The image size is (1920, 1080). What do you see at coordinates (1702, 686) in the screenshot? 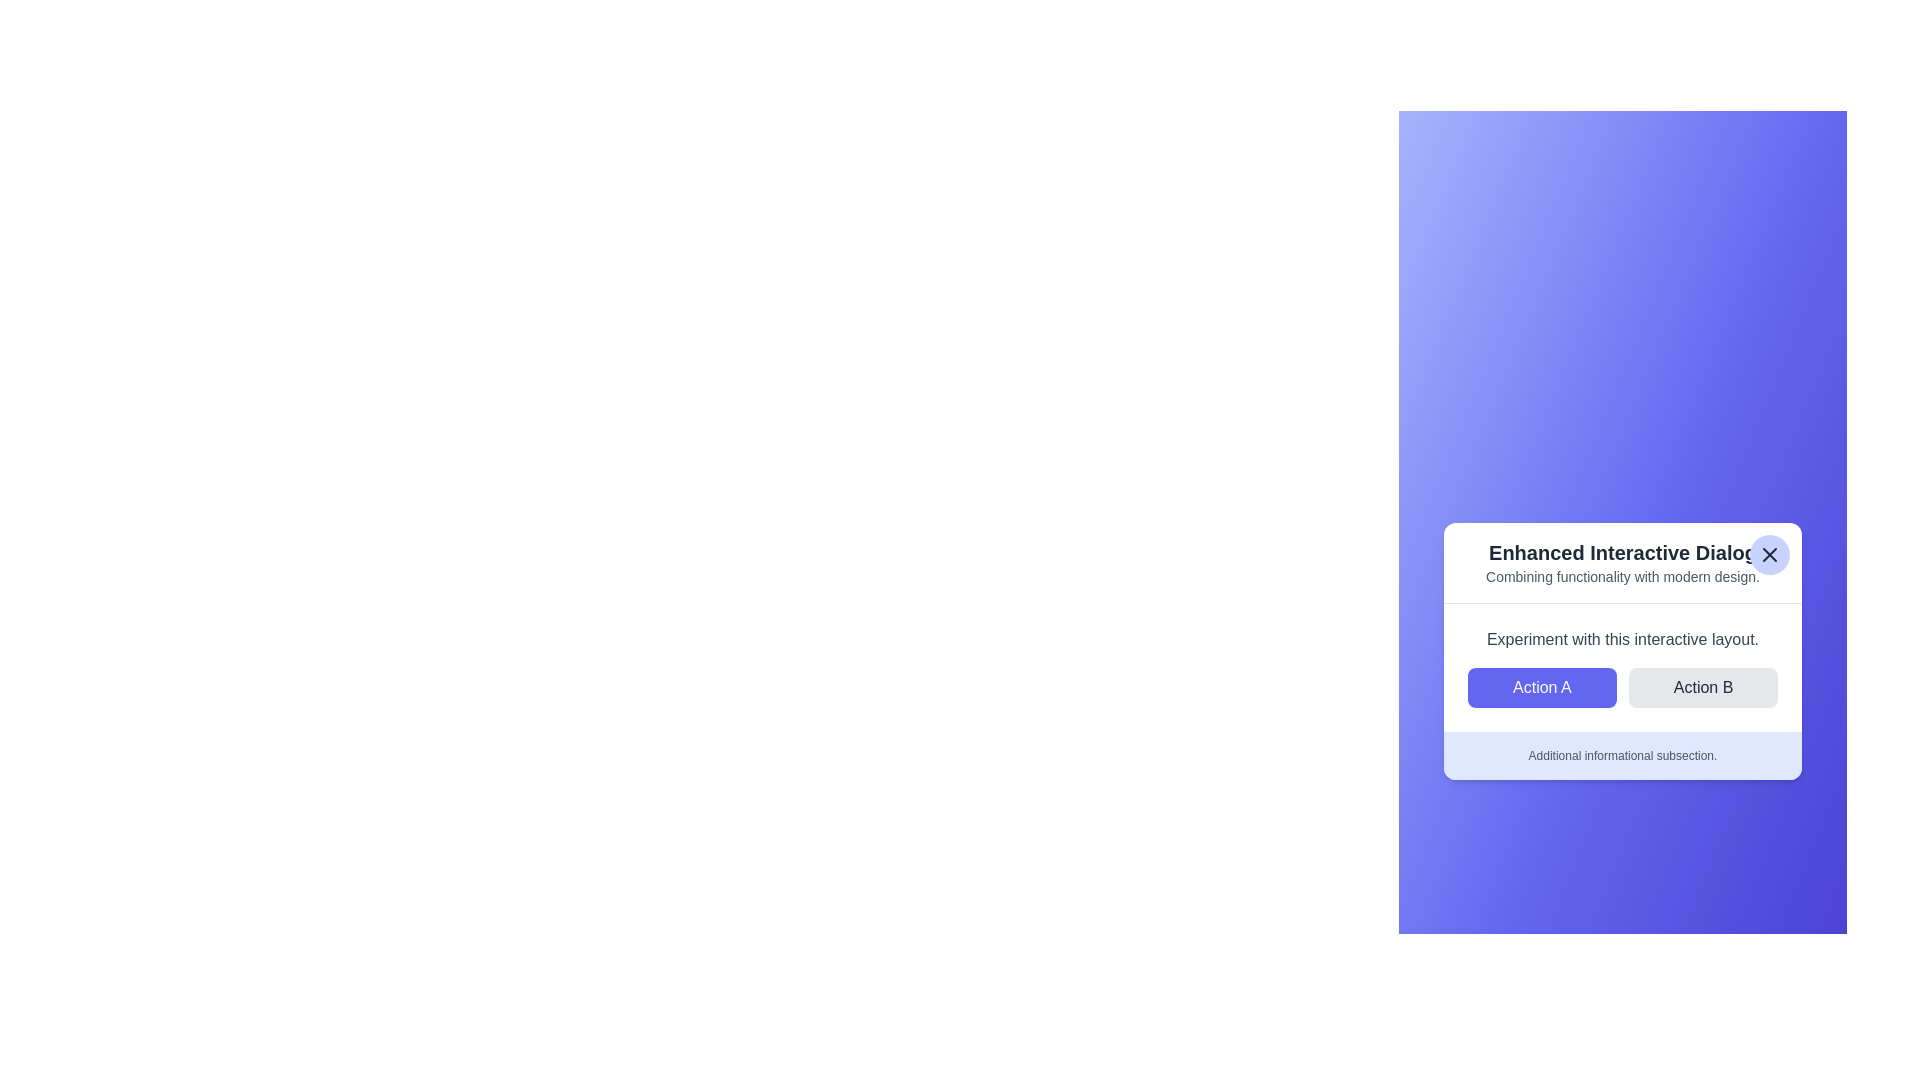
I see `the rightmost button labeled 'Action B'` at bounding box center [1702, 686].